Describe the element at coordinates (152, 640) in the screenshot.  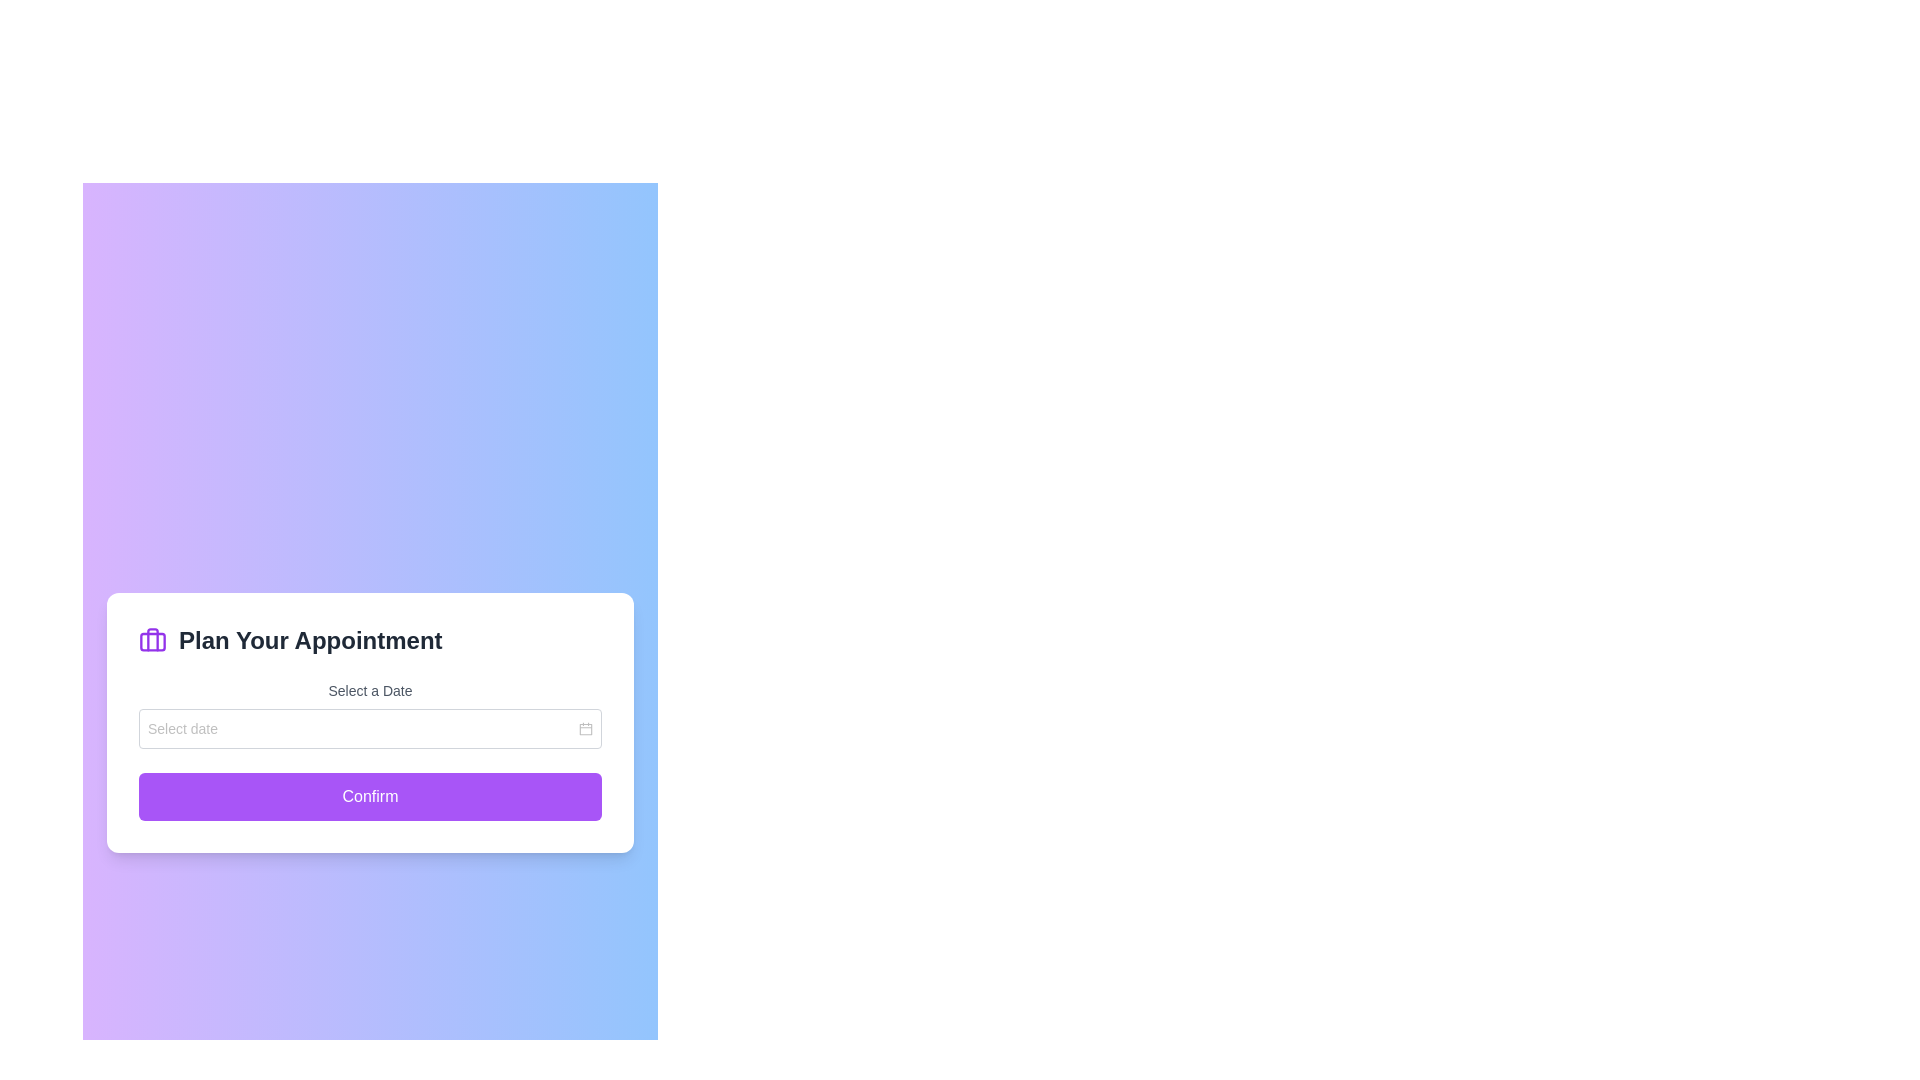
I see `the suitcase-shaped icon with a purple hue located to the left of the text 'Plan Your Appointment' in the header section` at that location.